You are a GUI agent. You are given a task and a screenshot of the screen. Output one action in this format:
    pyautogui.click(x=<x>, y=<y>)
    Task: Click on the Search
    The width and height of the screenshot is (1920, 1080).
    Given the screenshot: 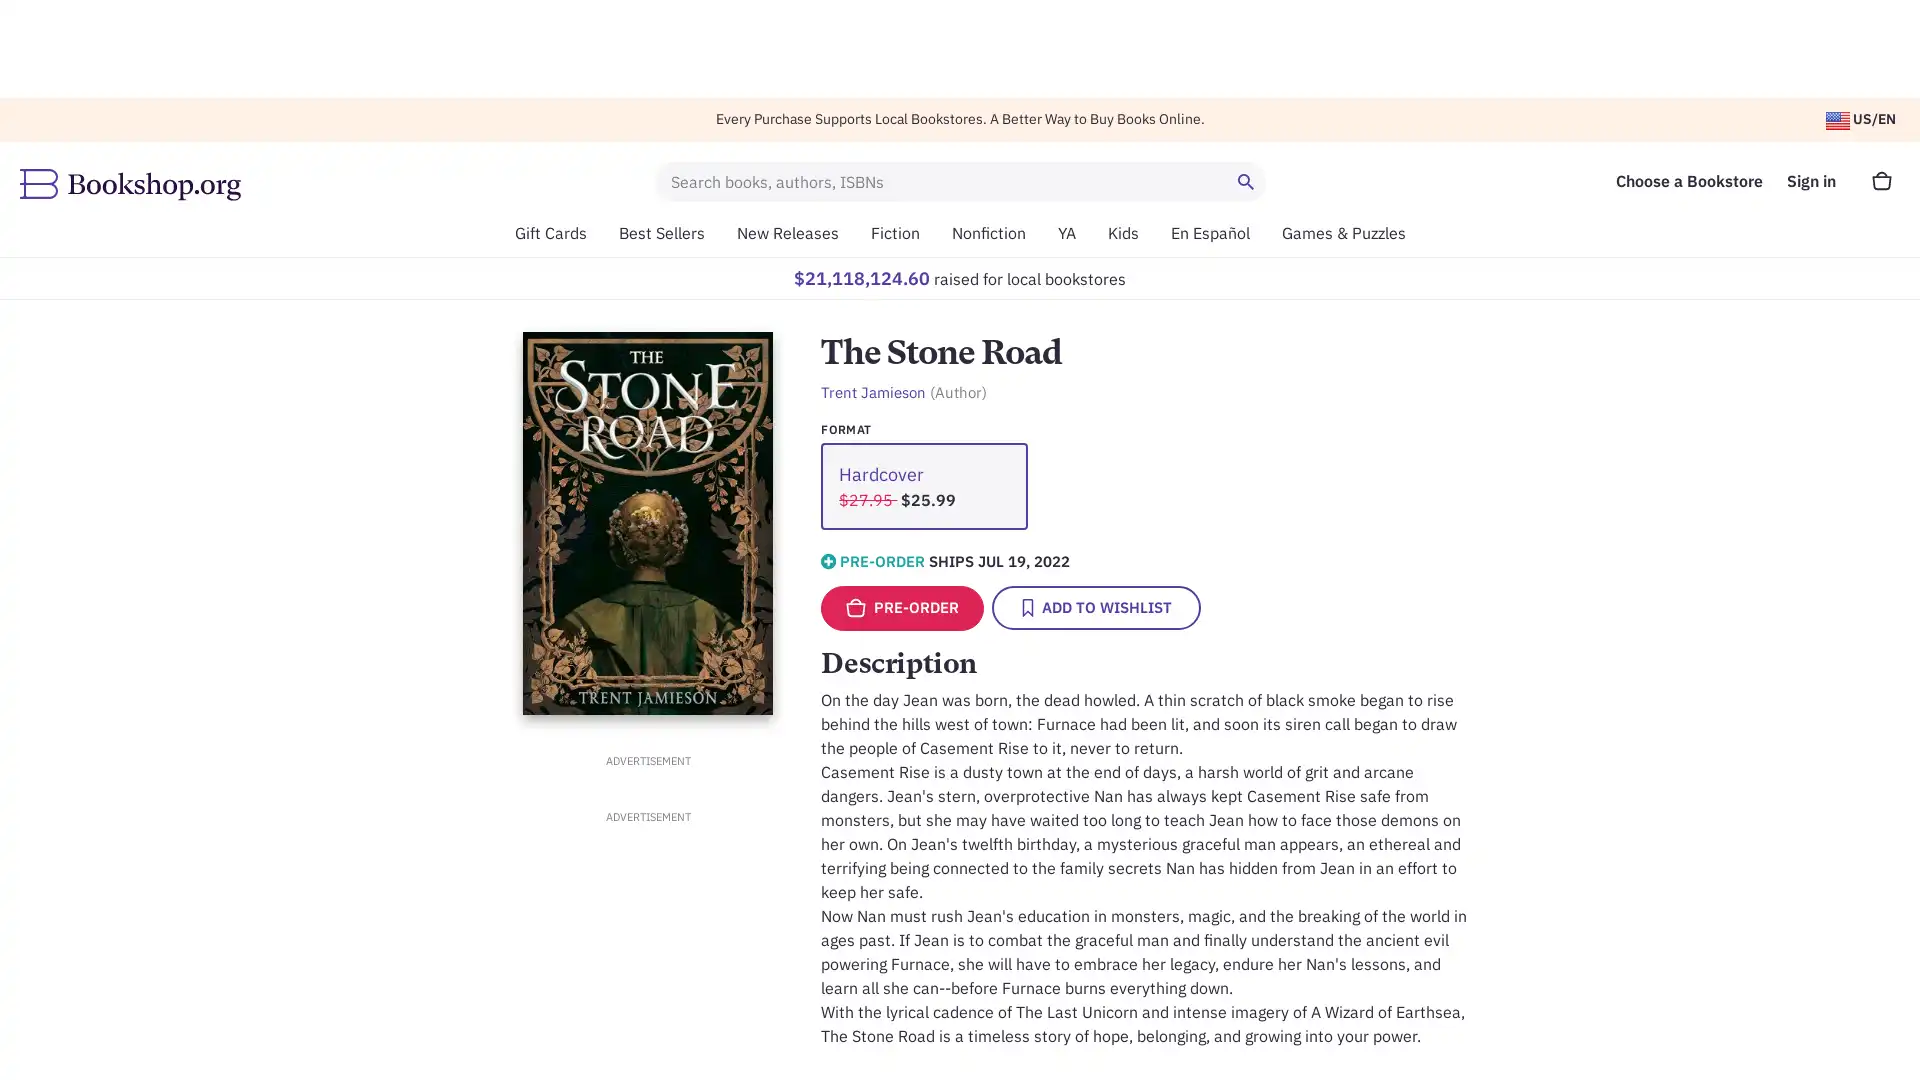 What is the action you would take?
    pyautogui.click(x=1247, y=181)
    